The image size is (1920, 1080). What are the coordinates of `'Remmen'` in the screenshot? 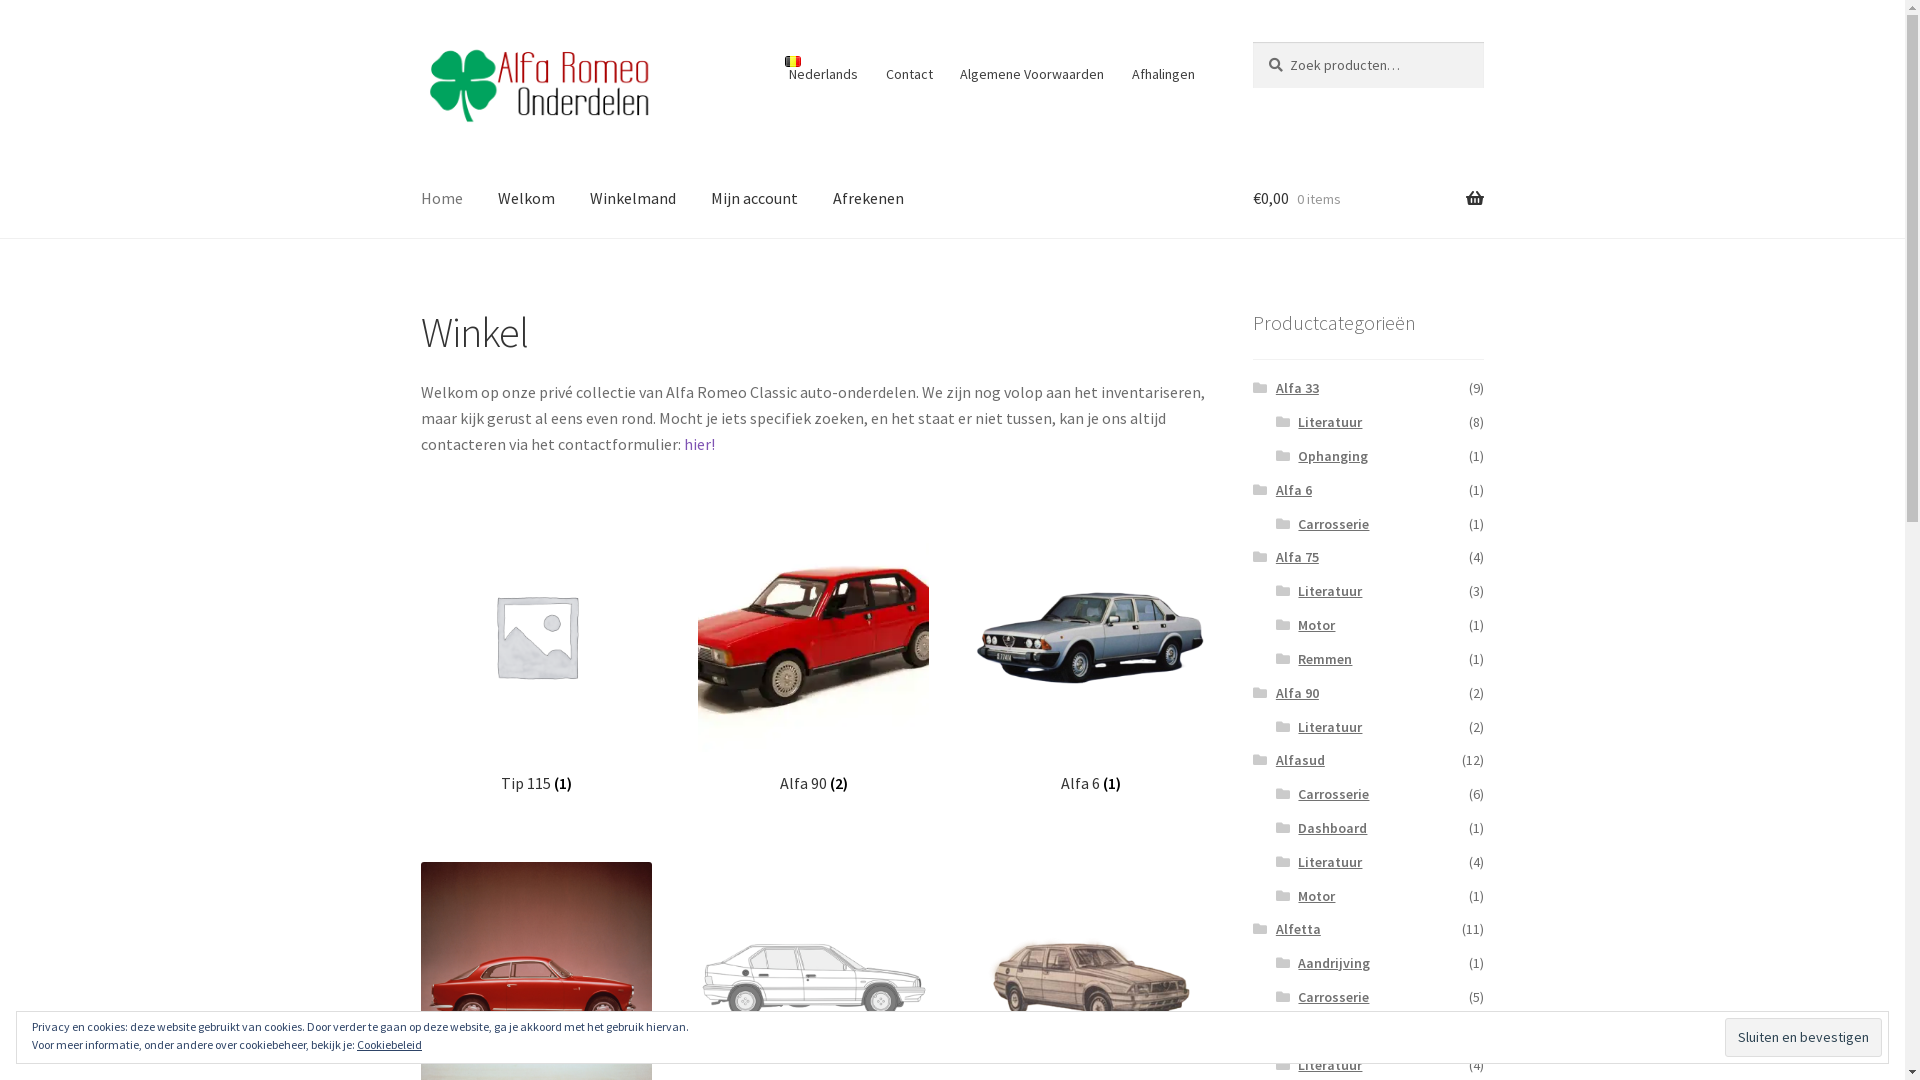 It's located at (1324, 659).